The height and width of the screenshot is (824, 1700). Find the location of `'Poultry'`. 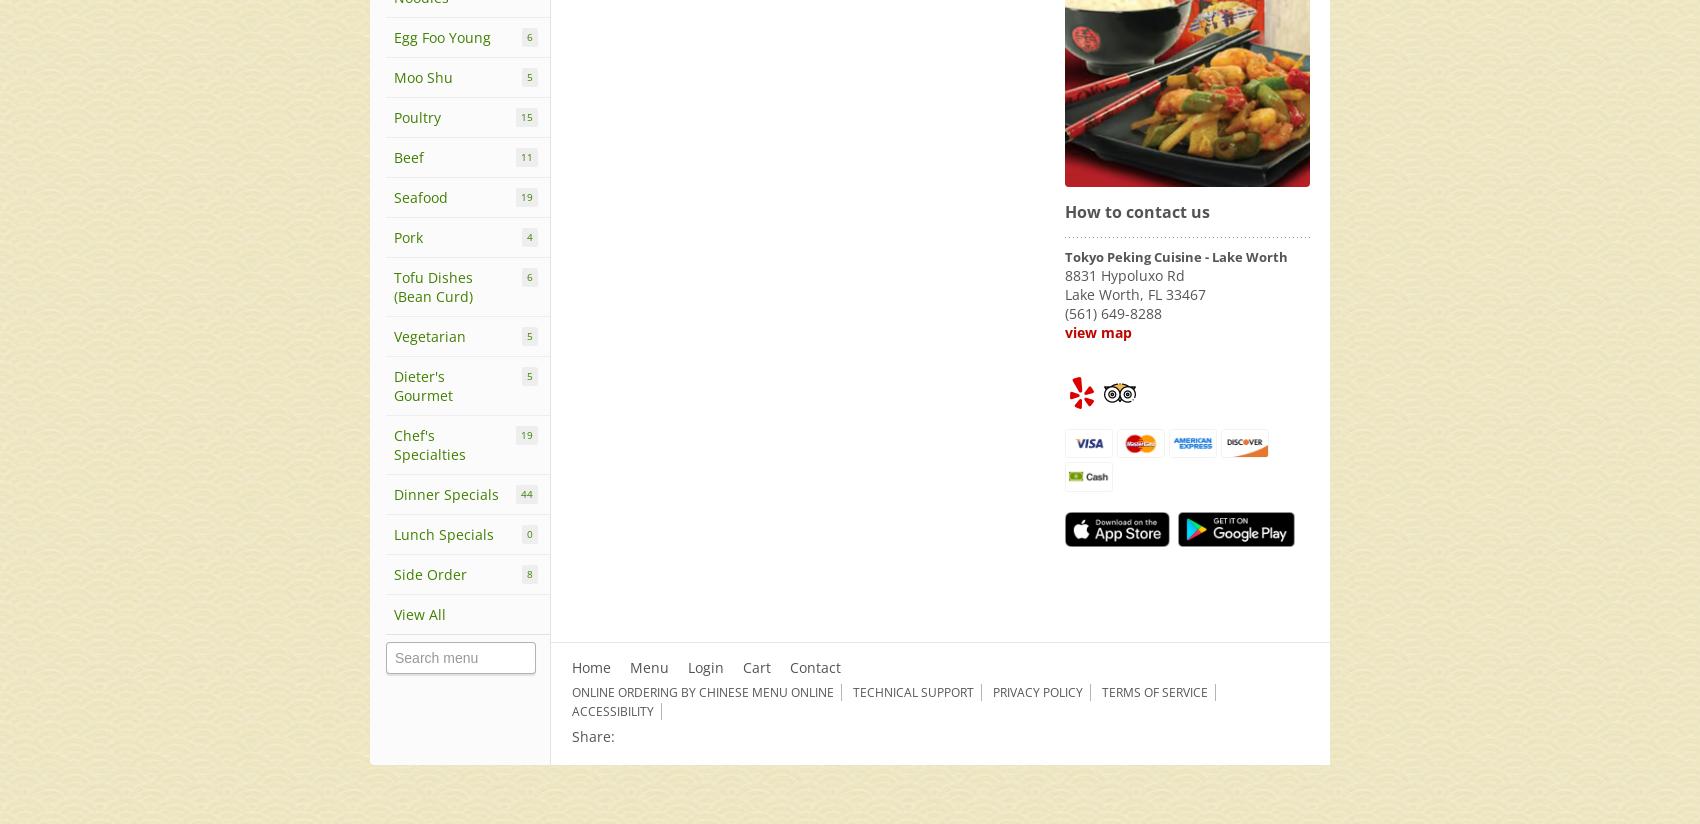

'Poultry' is located at coordinates (416, 117).